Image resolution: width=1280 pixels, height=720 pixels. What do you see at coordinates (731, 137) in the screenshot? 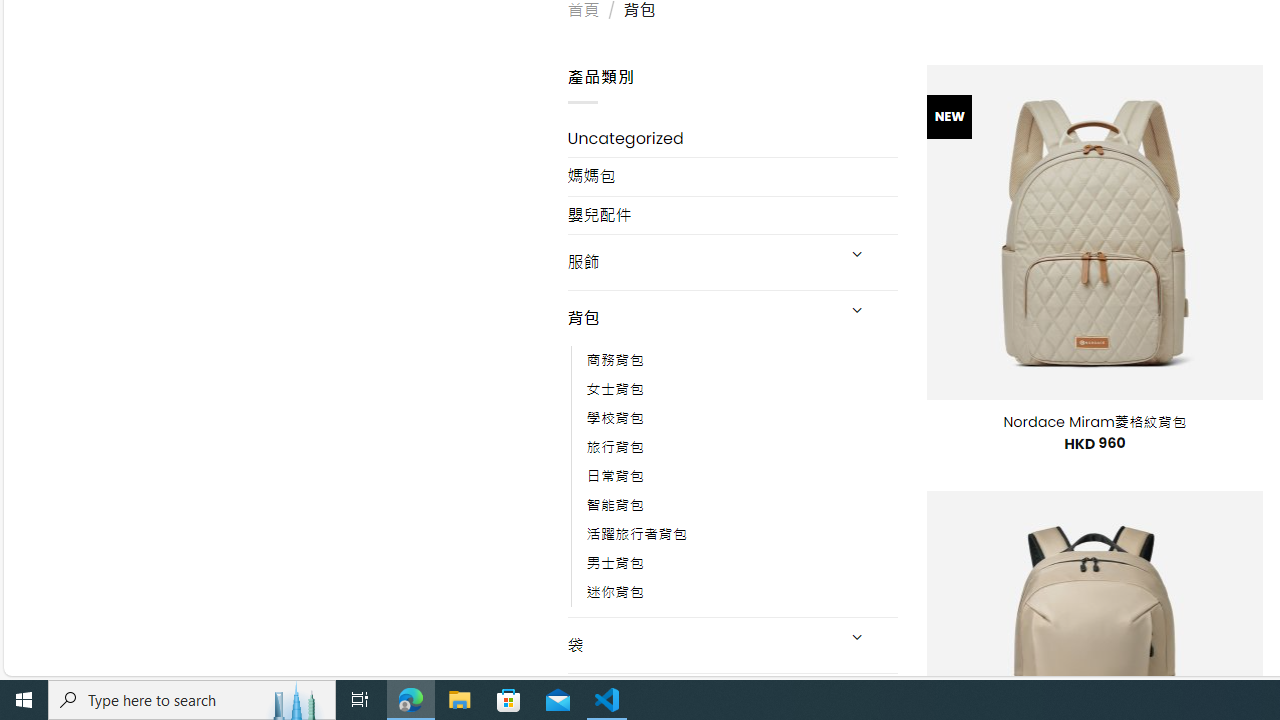
I see `'Uncategorized'` at bounding box center [731, 137].